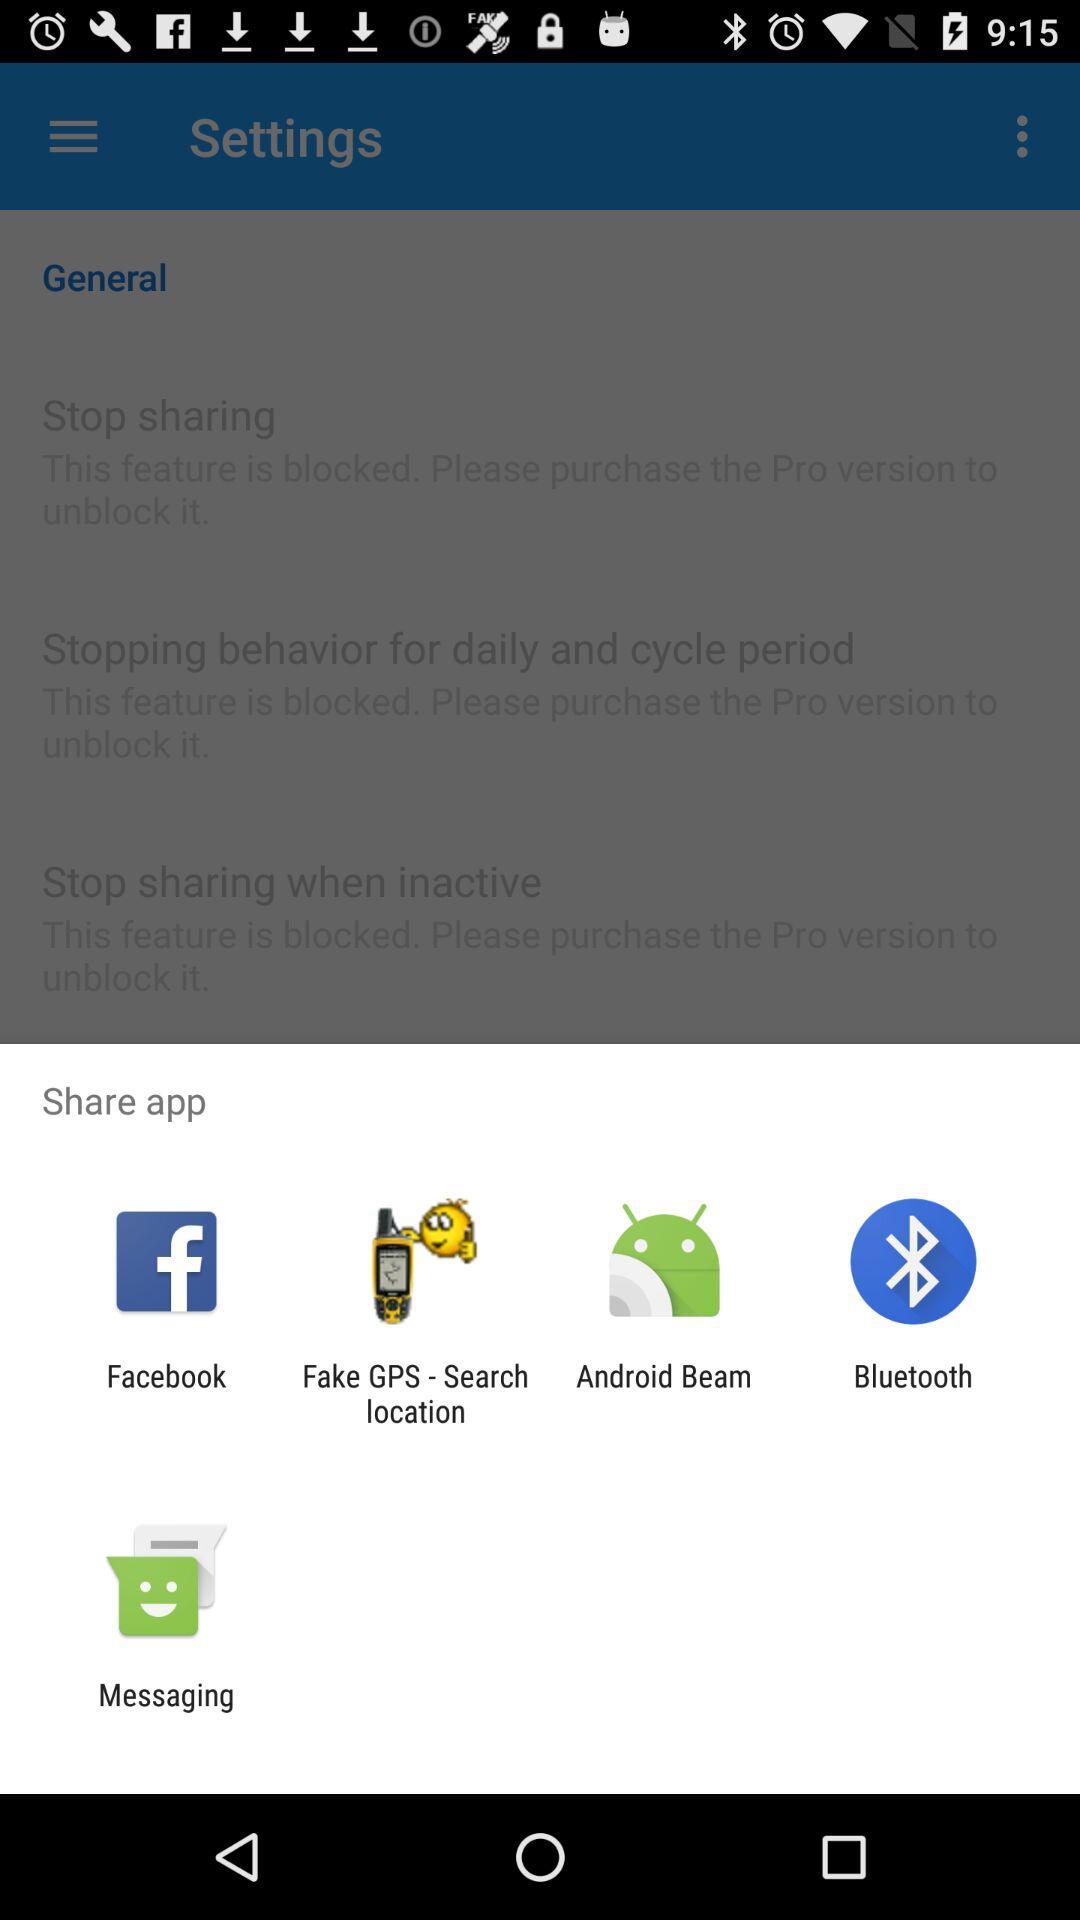 Image resolution: width=1080 pixels, height=1920 pixels. What do you see at coordinates (913, 1392) in the screenshot?
I see `the bluetooth` at bounding box center [913, 1392].